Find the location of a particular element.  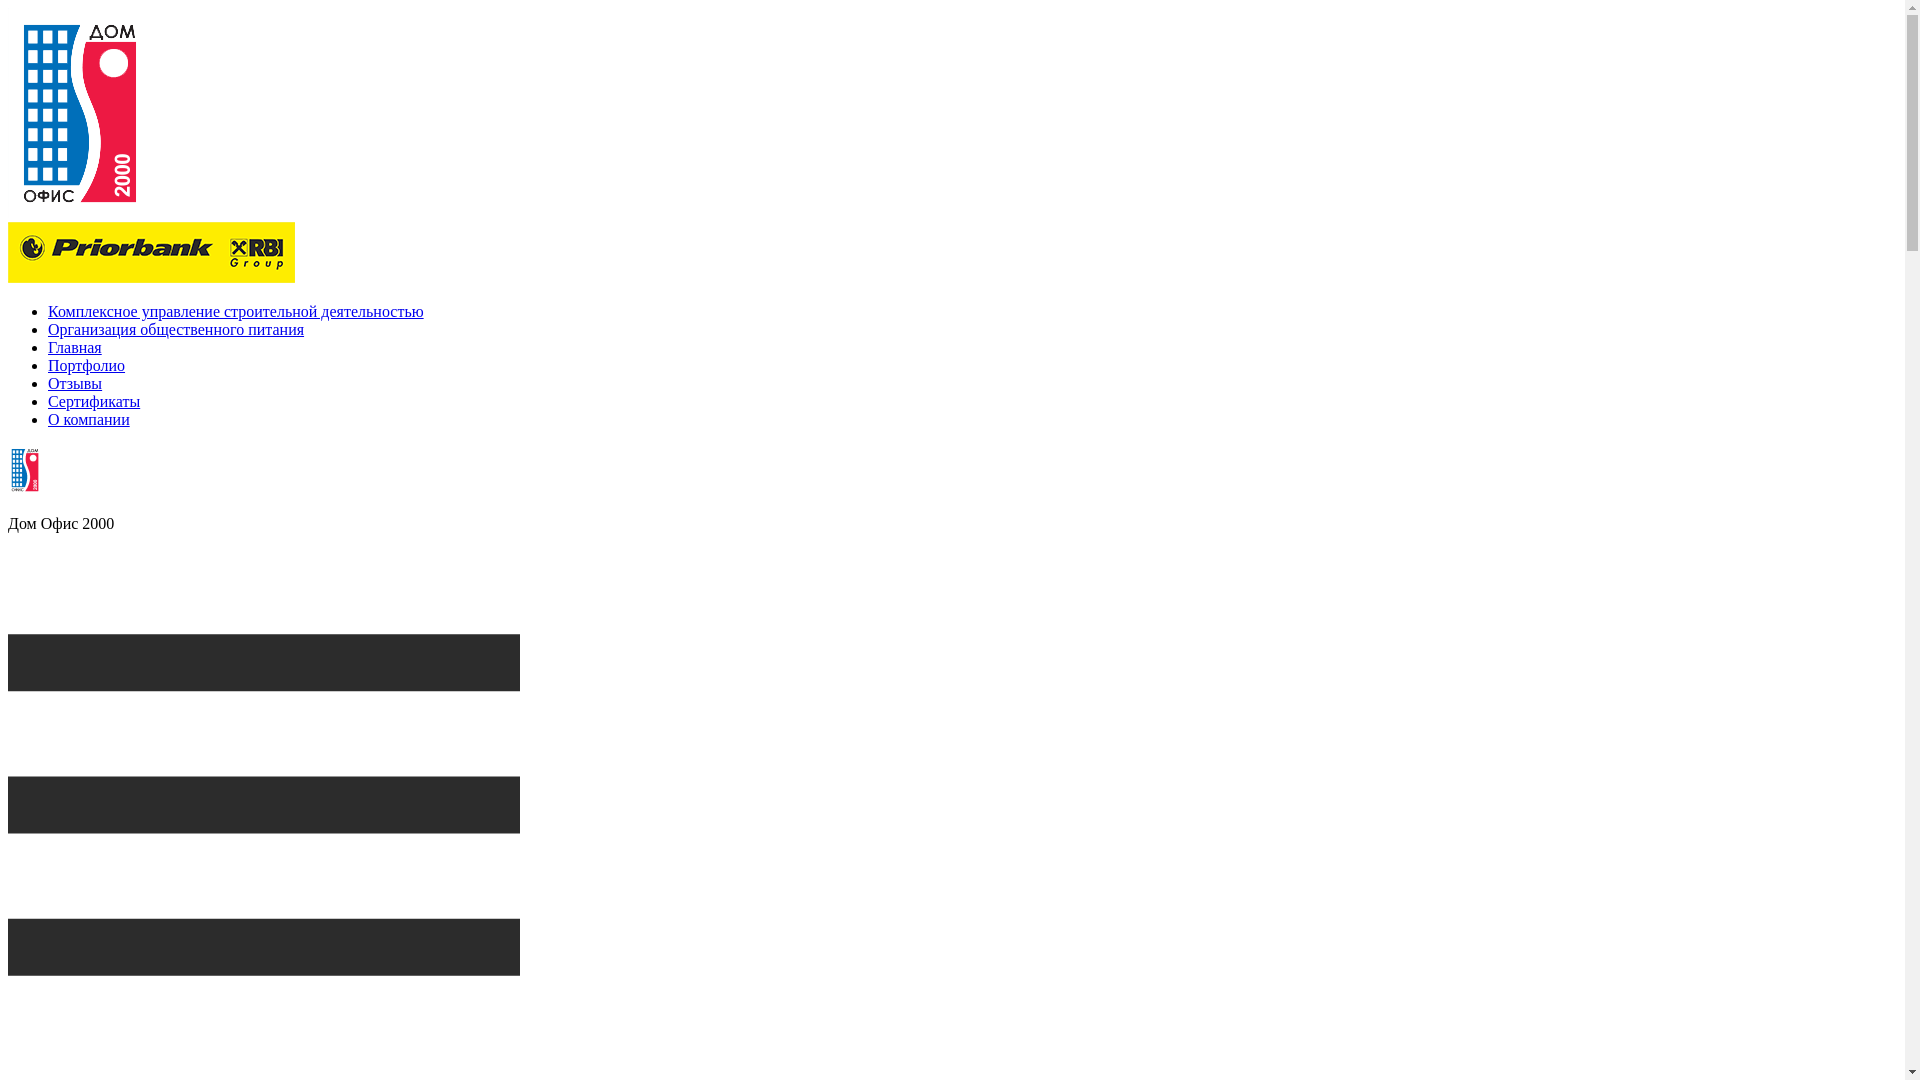

'Priorbank' is located at coordinates (150, 251).